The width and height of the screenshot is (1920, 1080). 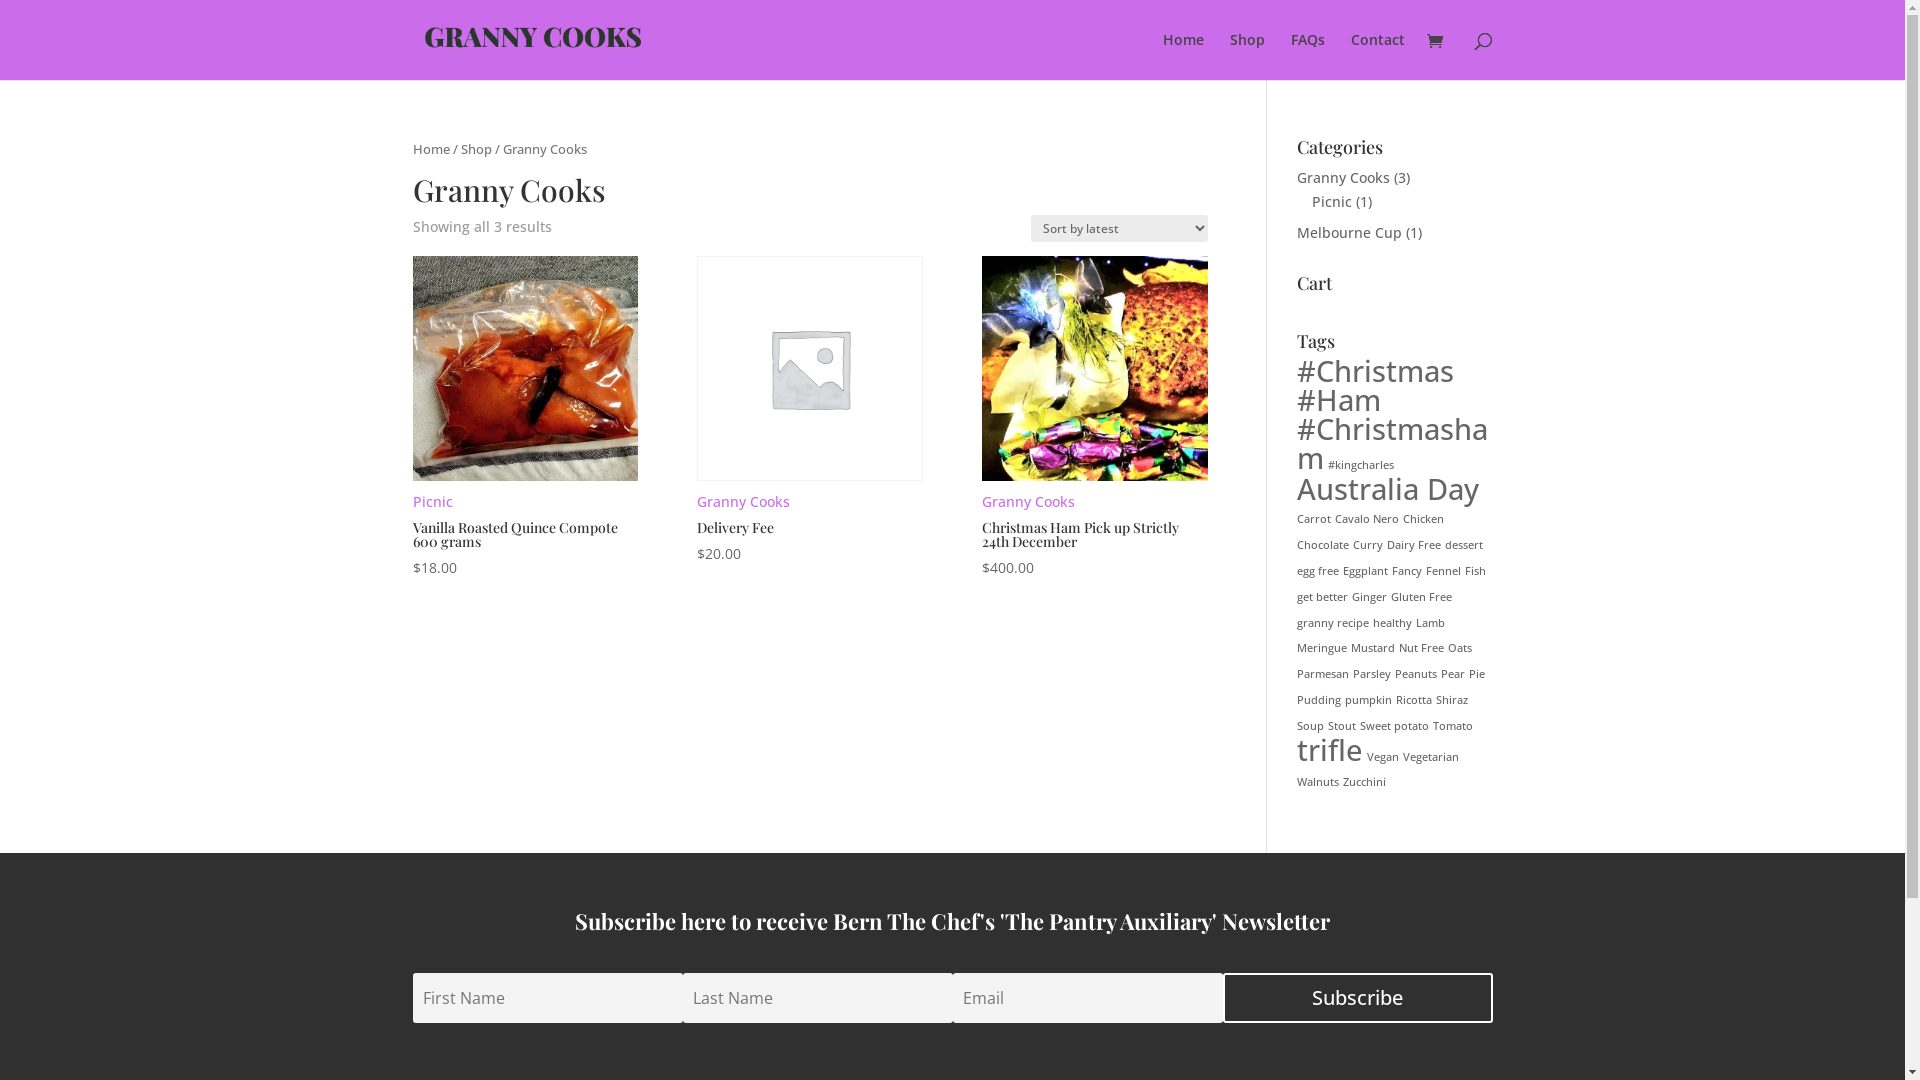 What do you see at coordinates (1453, 674) in the screenshot?
I see `'Pear'` at bounding box center [1453, 674].